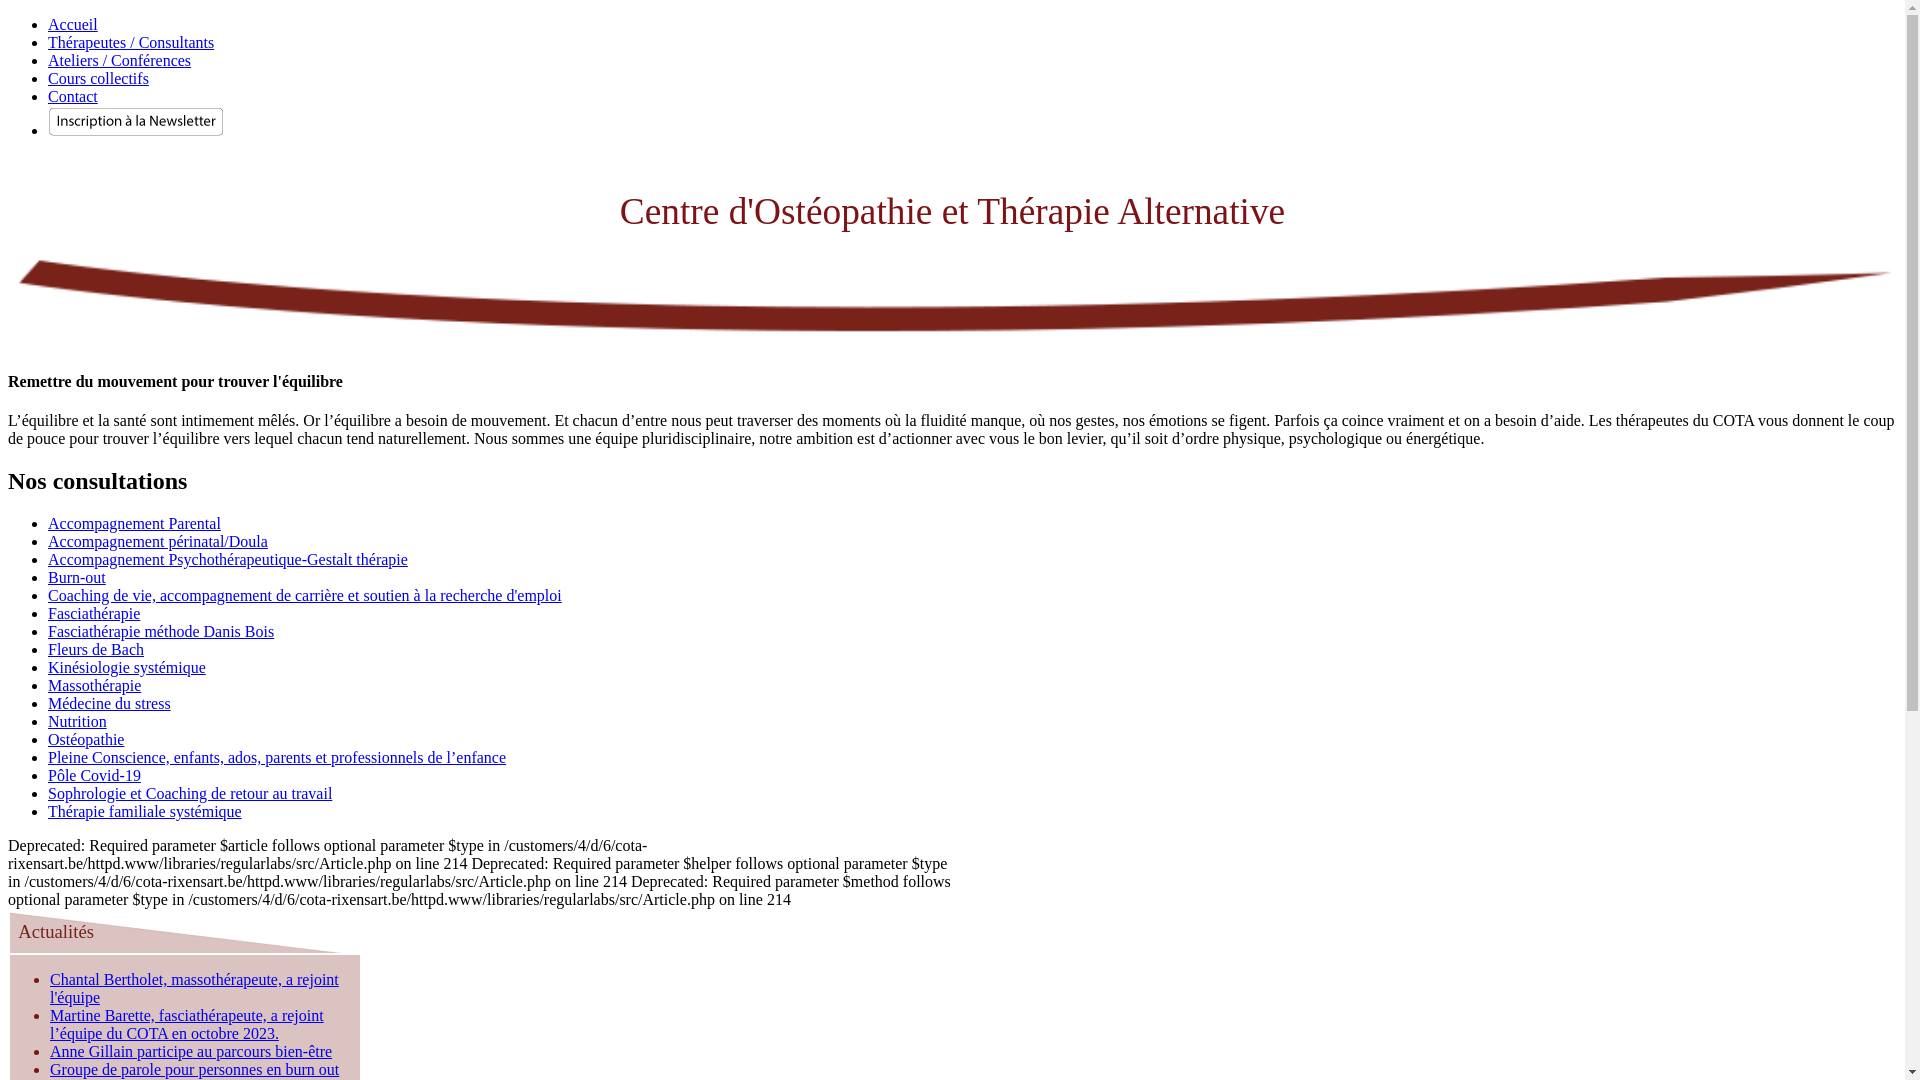 The height and width of the screenshot is (1080, 1920). What do you see at coordinates (48, 24) in the screenshot?
I see `'Accueil'` at bounding box center [48, 24].